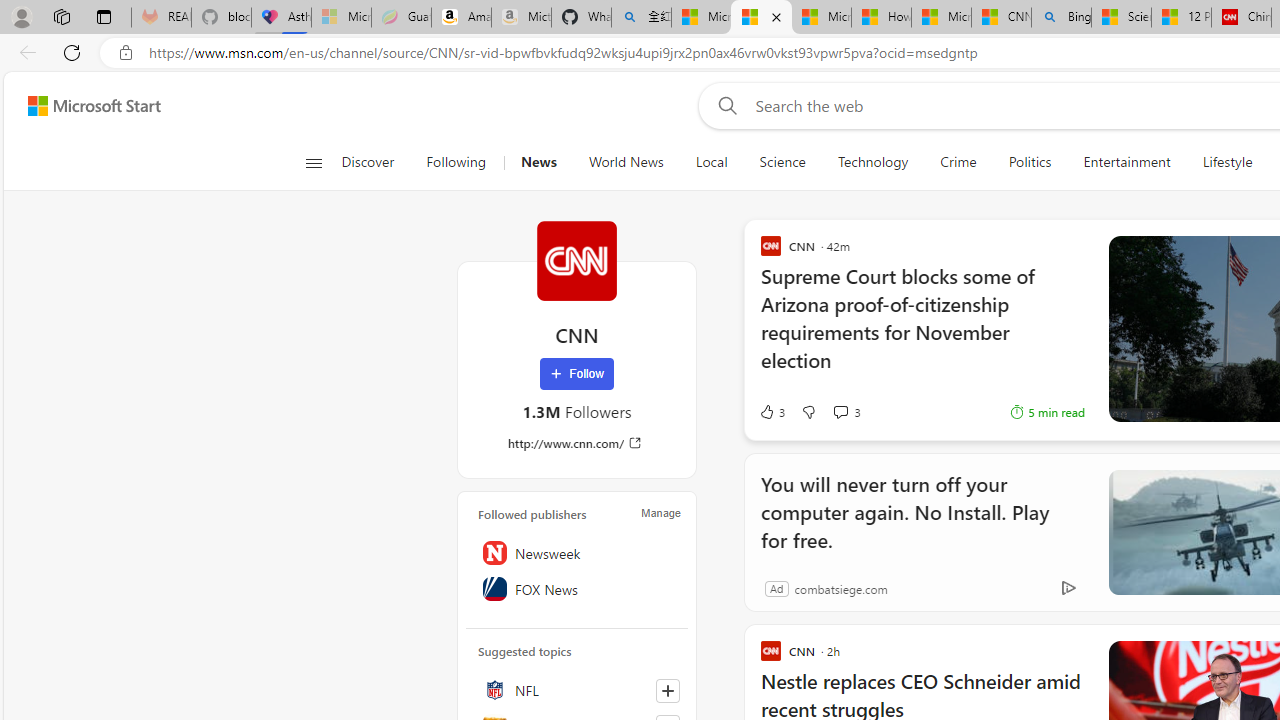 This screenshot has width=1280, height=720. I want to click on '12 Popular Science Lies that Must be Corrected', so click(1181, 17).